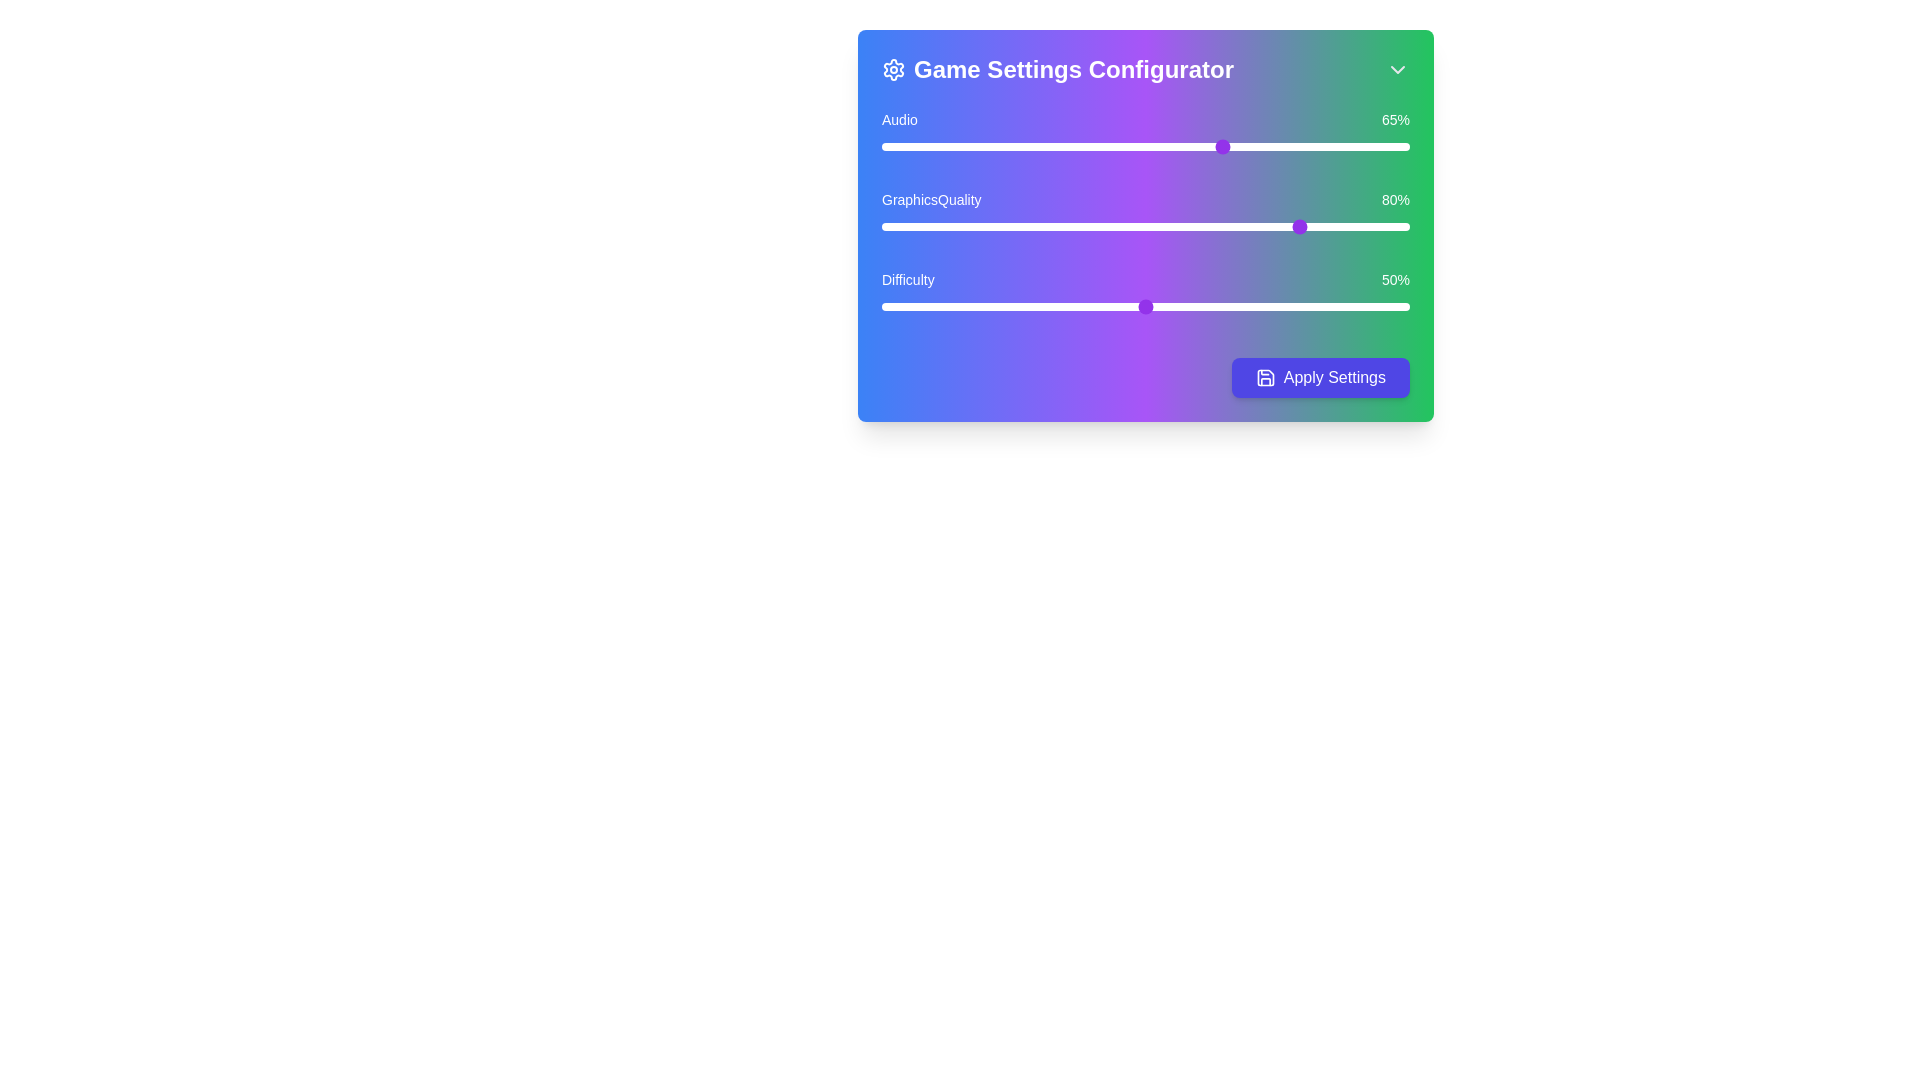 The width and height of the screenshot is (1920, 1080). Describe the element at coordinates (928, 145) in the screenshot. I see `the audio slider` at that location.